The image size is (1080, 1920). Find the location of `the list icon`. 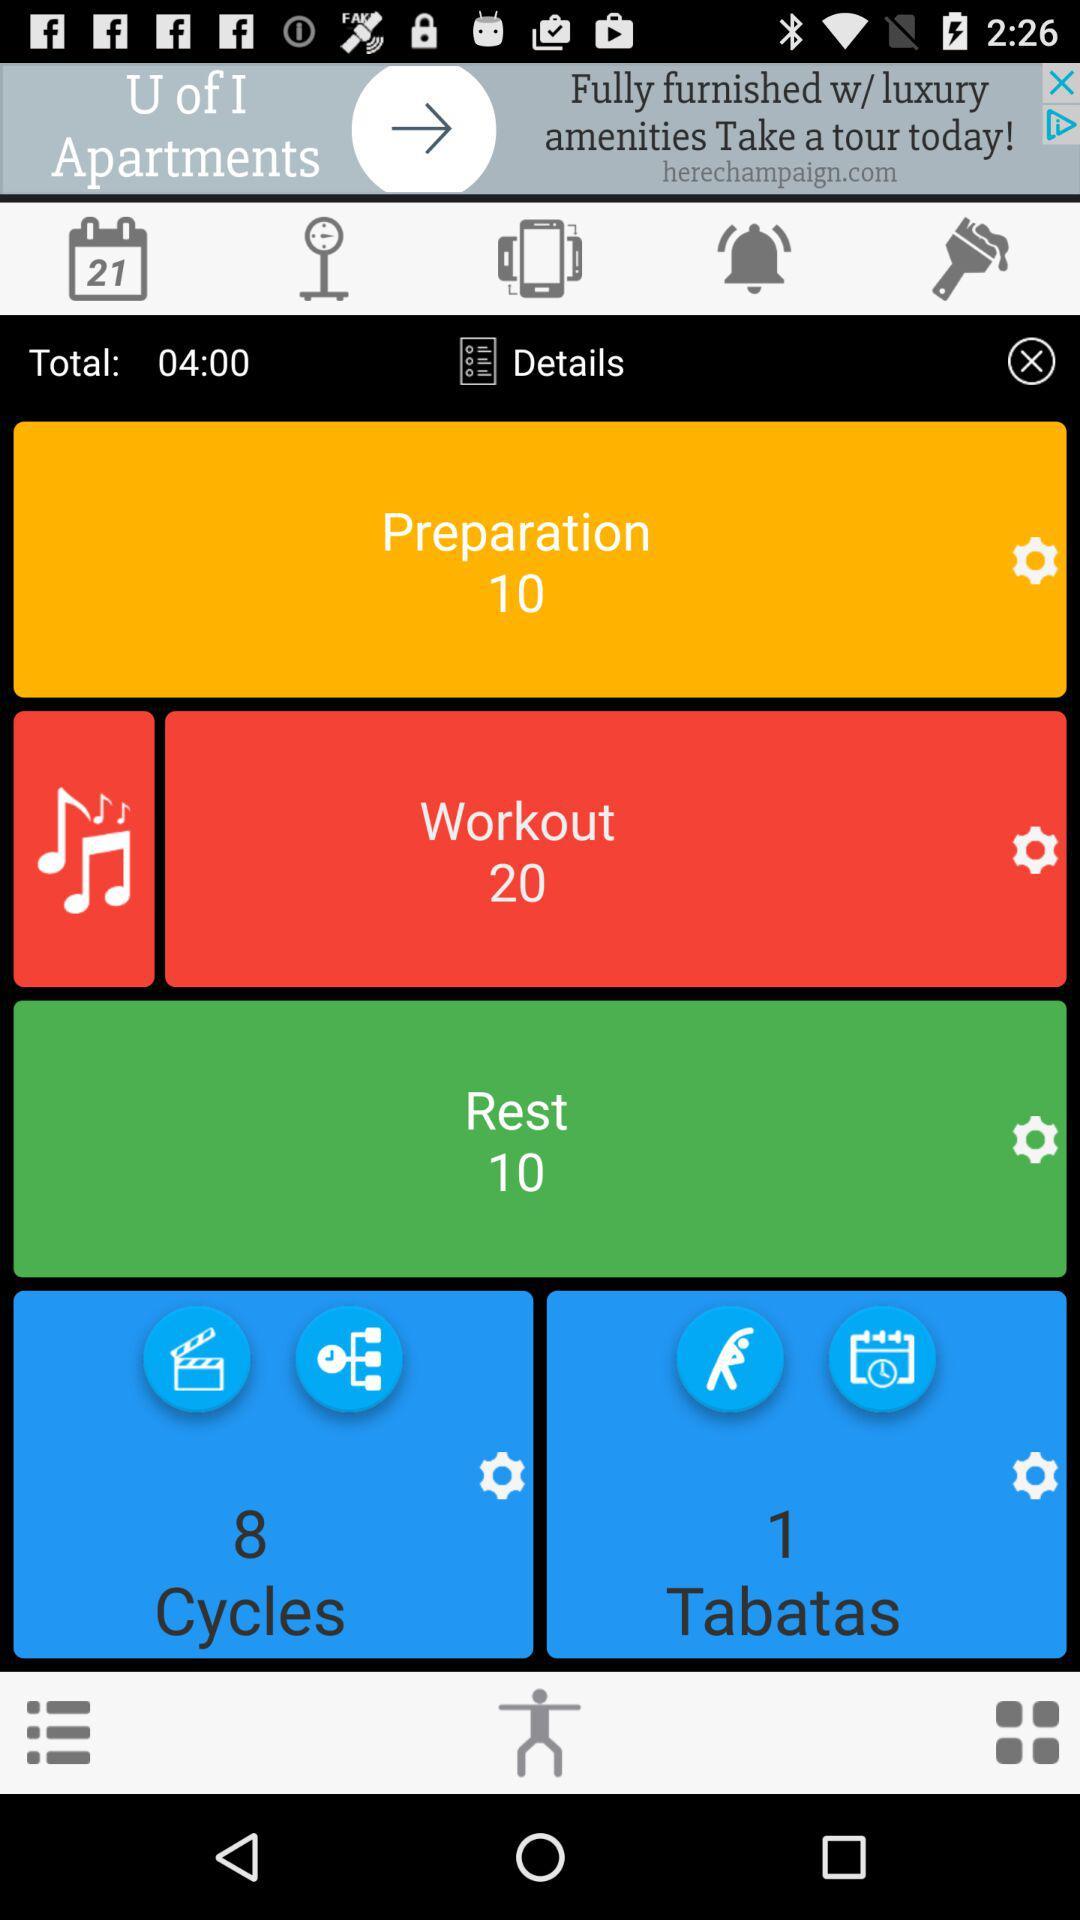

the list icon is located at coordinates (57, 1853).